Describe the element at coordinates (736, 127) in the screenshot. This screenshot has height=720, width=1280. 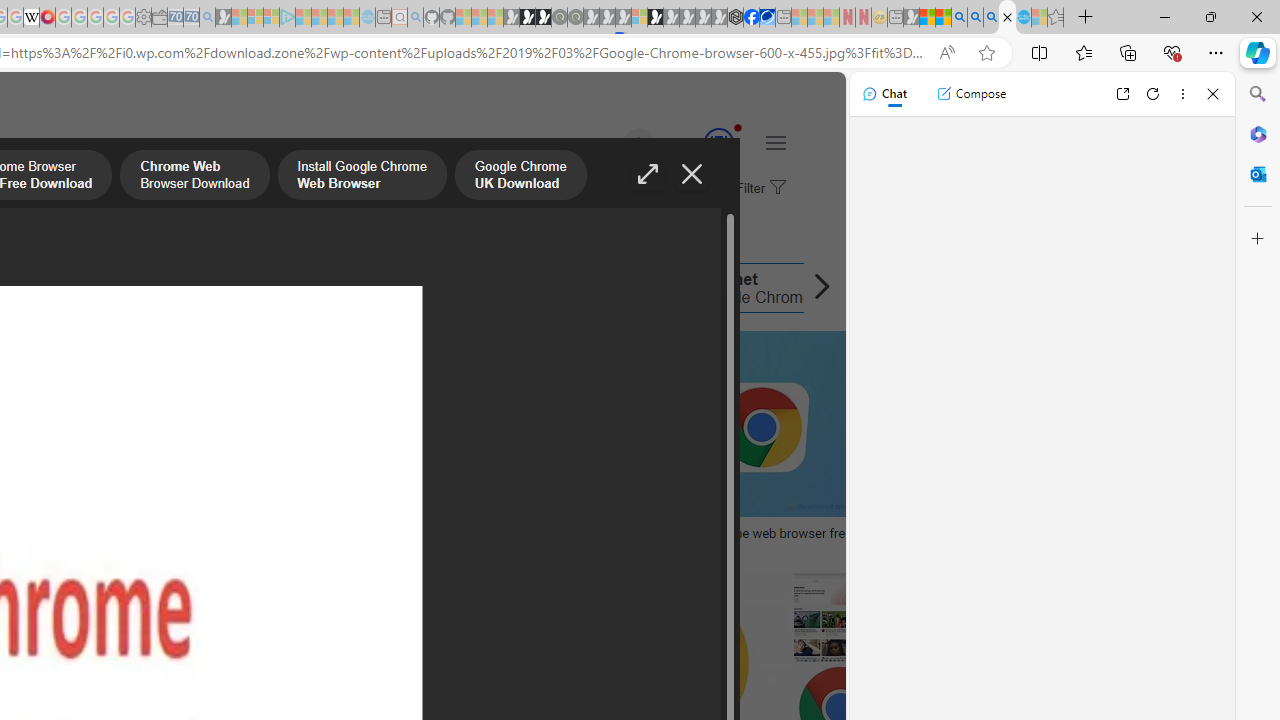
I see `'Animation'` at that location.